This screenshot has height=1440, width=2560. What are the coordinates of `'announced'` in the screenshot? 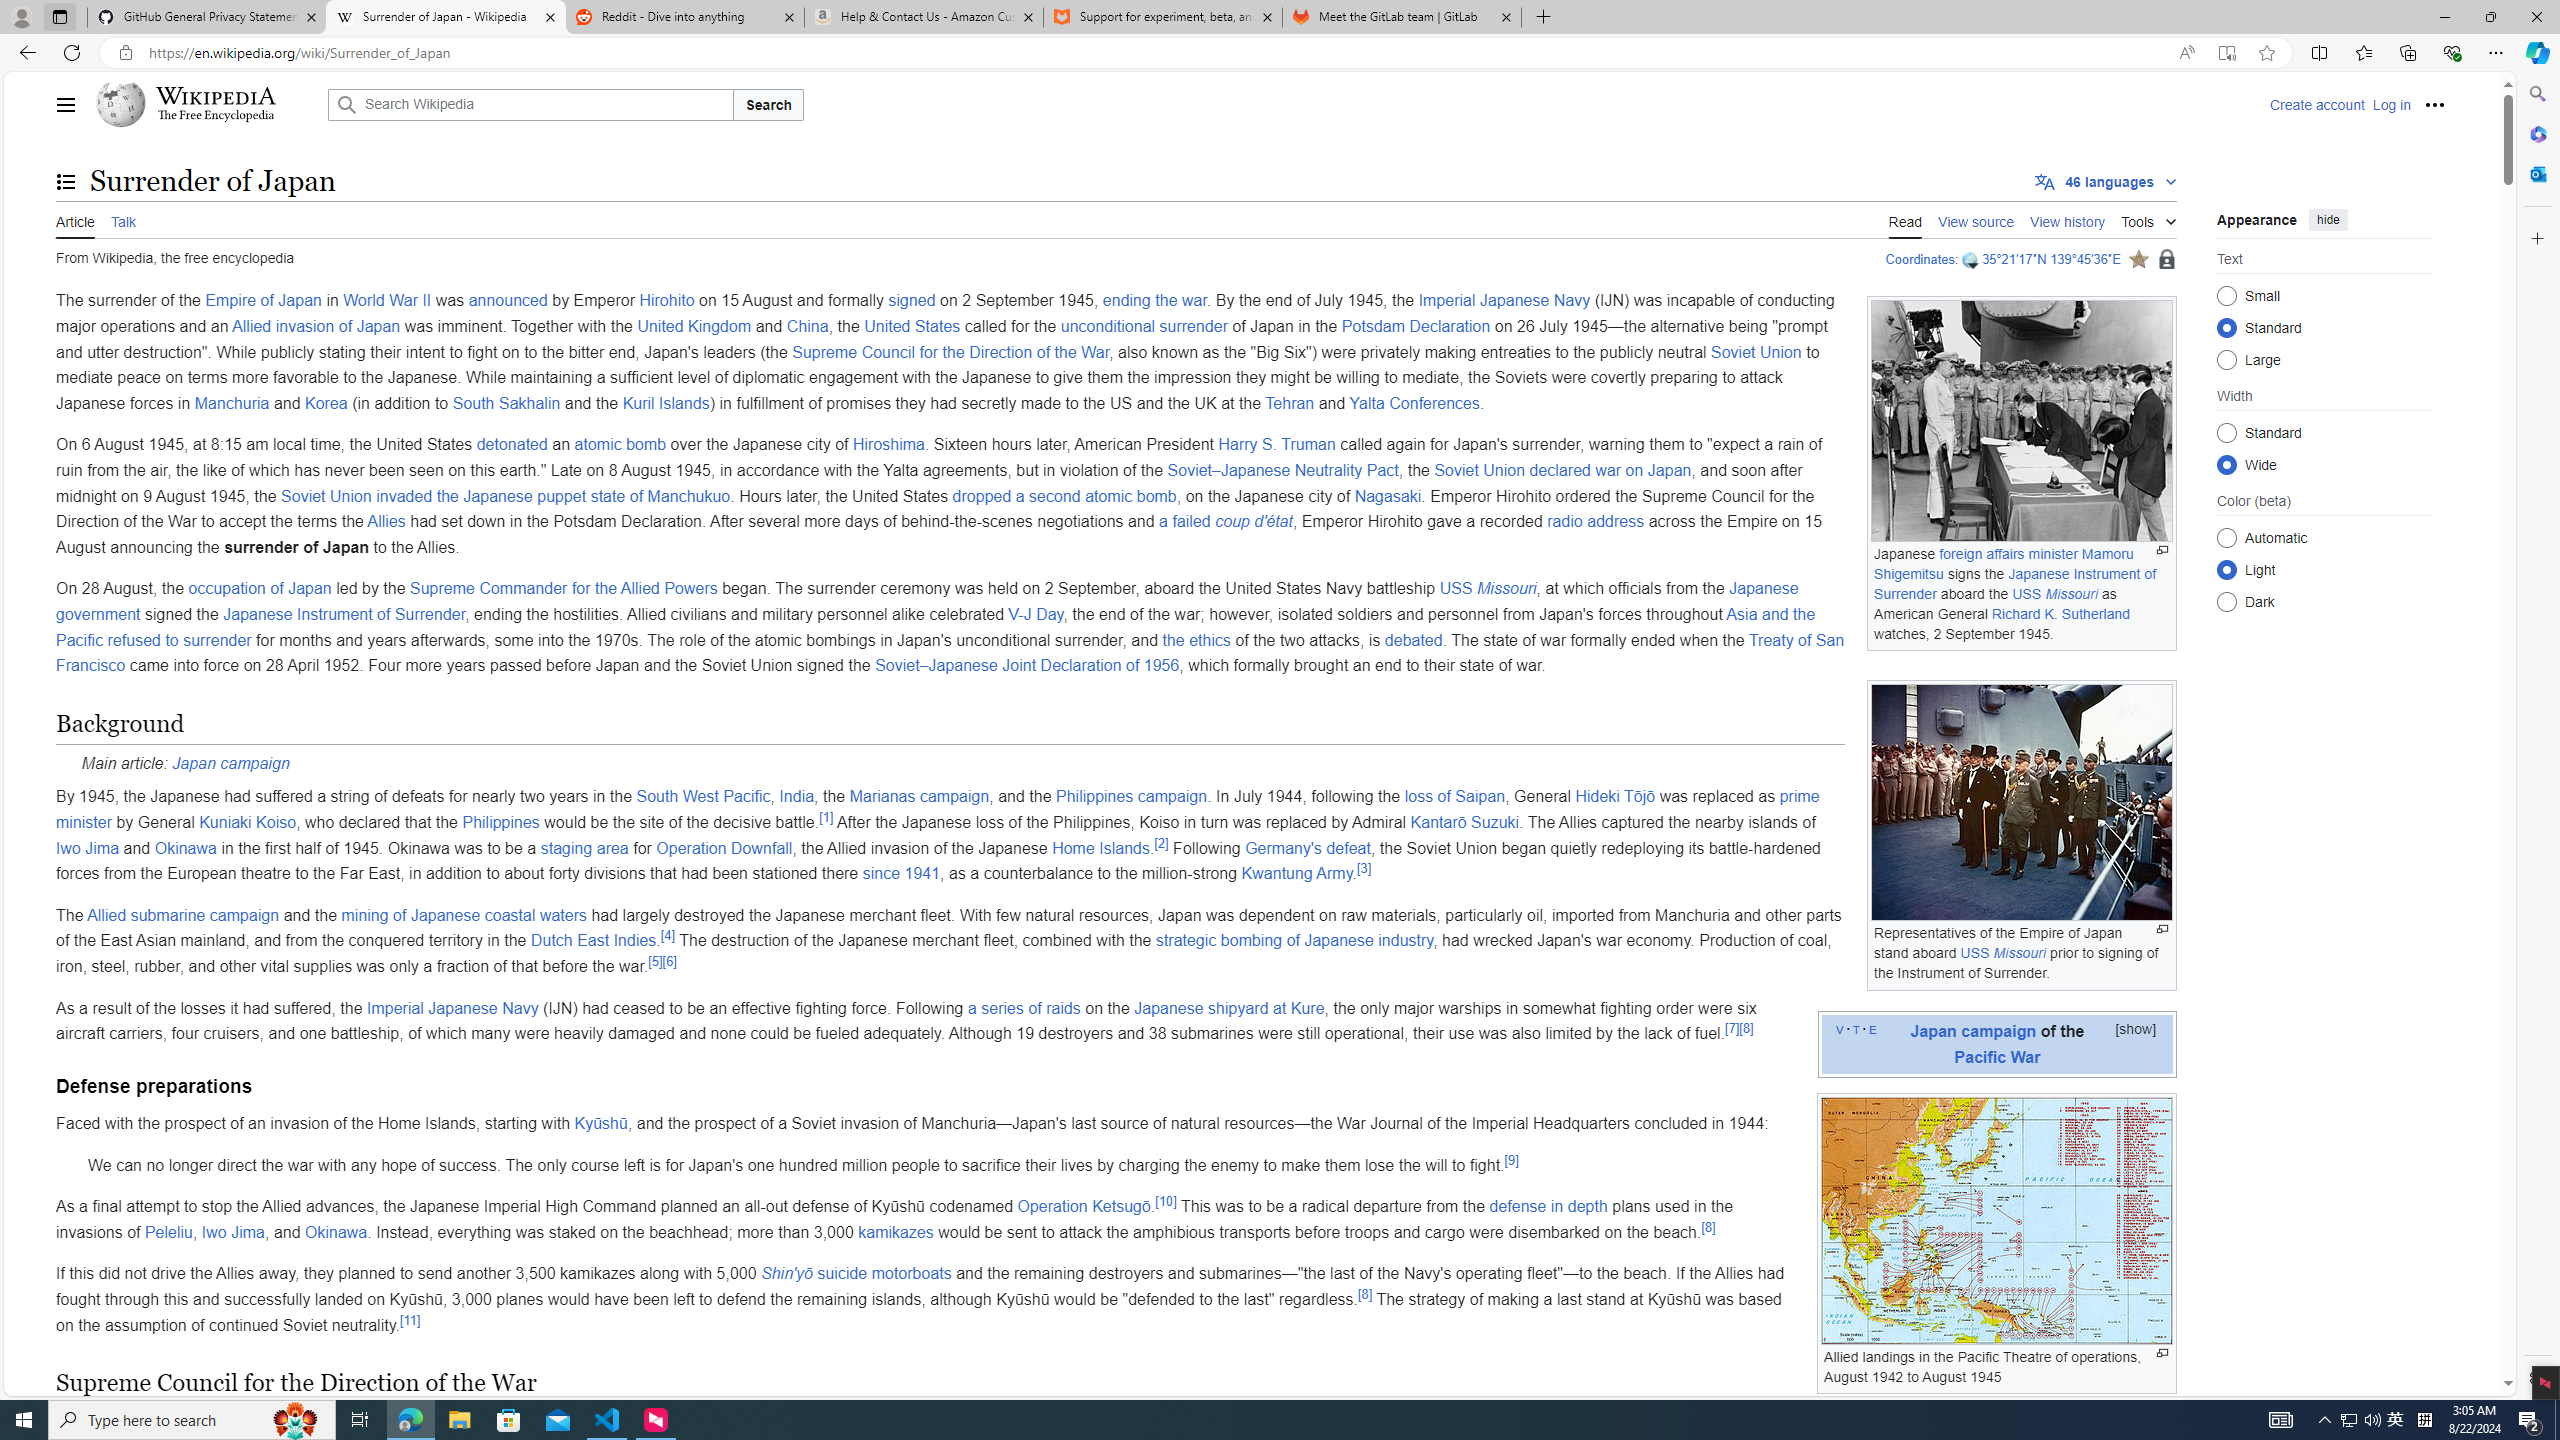 It's located at (507, 299).